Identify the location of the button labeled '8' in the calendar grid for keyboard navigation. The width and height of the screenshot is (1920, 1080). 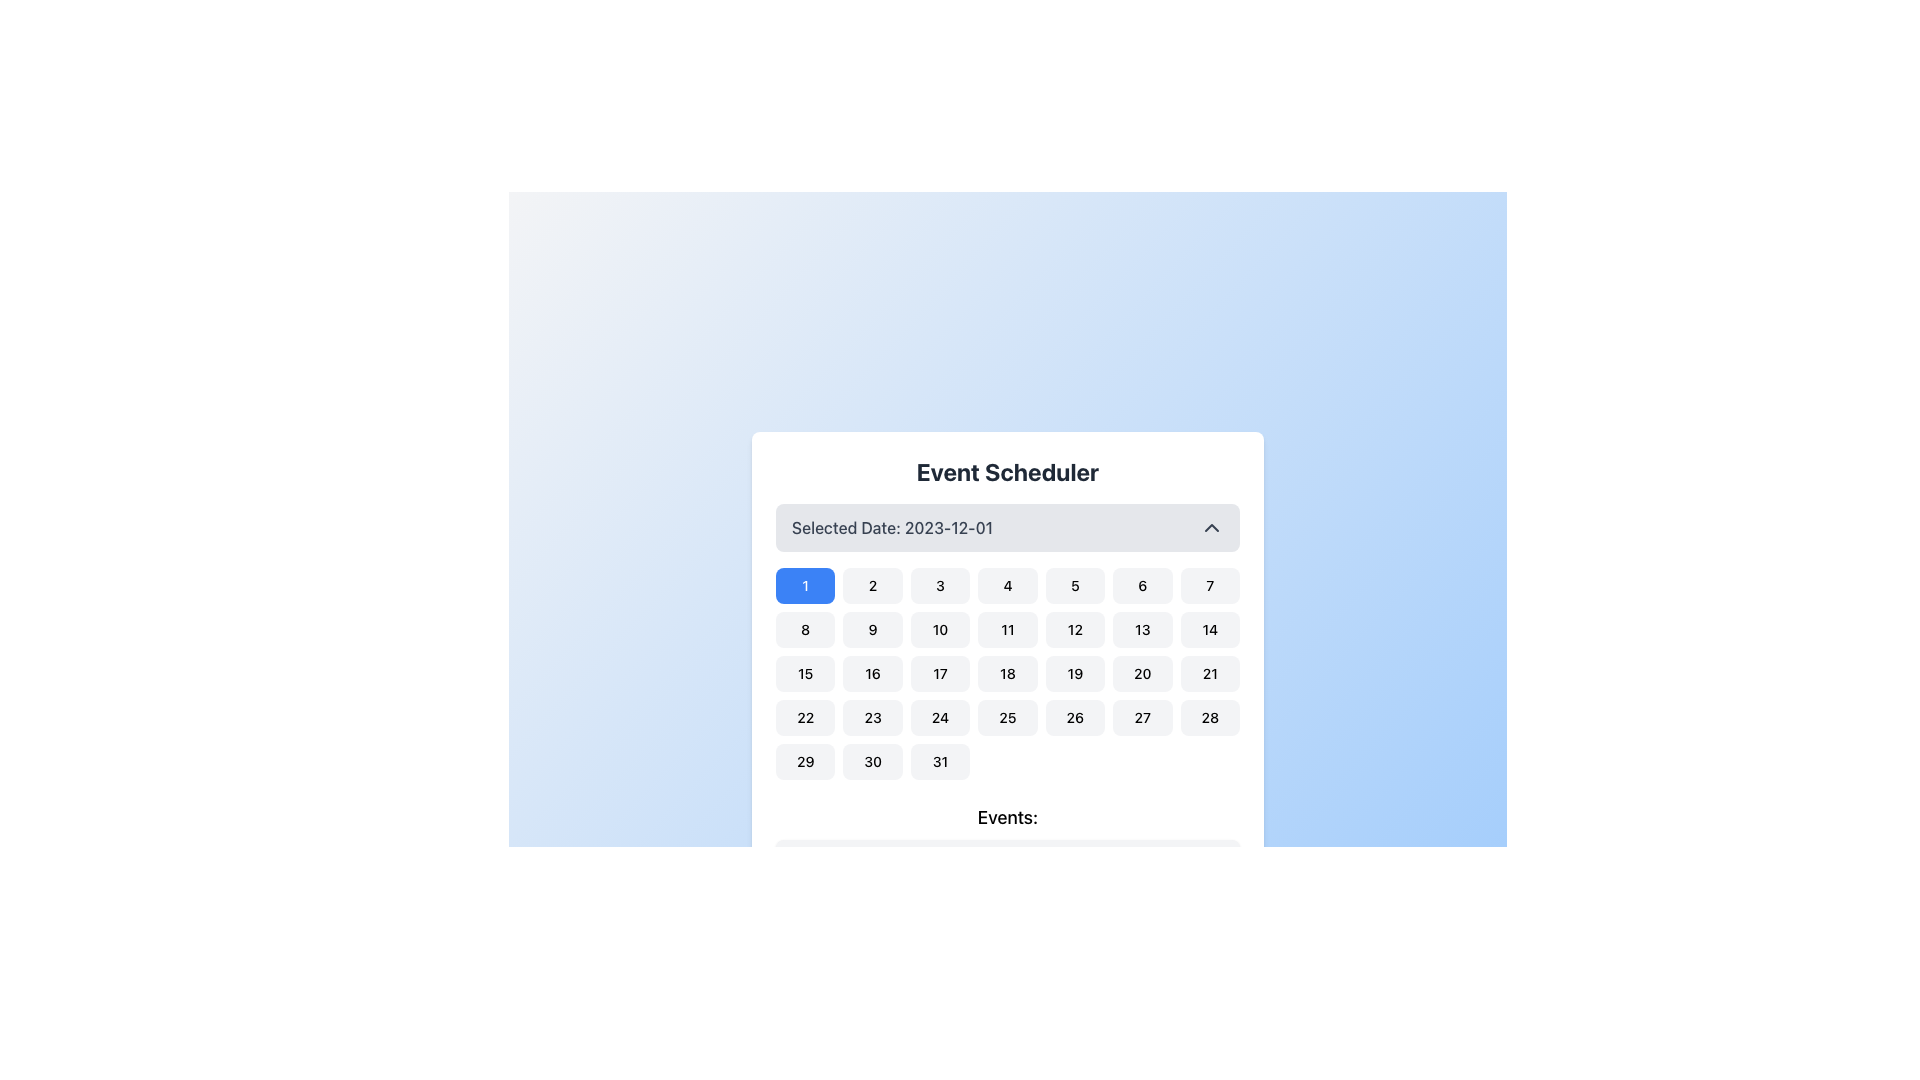
(805, 628).